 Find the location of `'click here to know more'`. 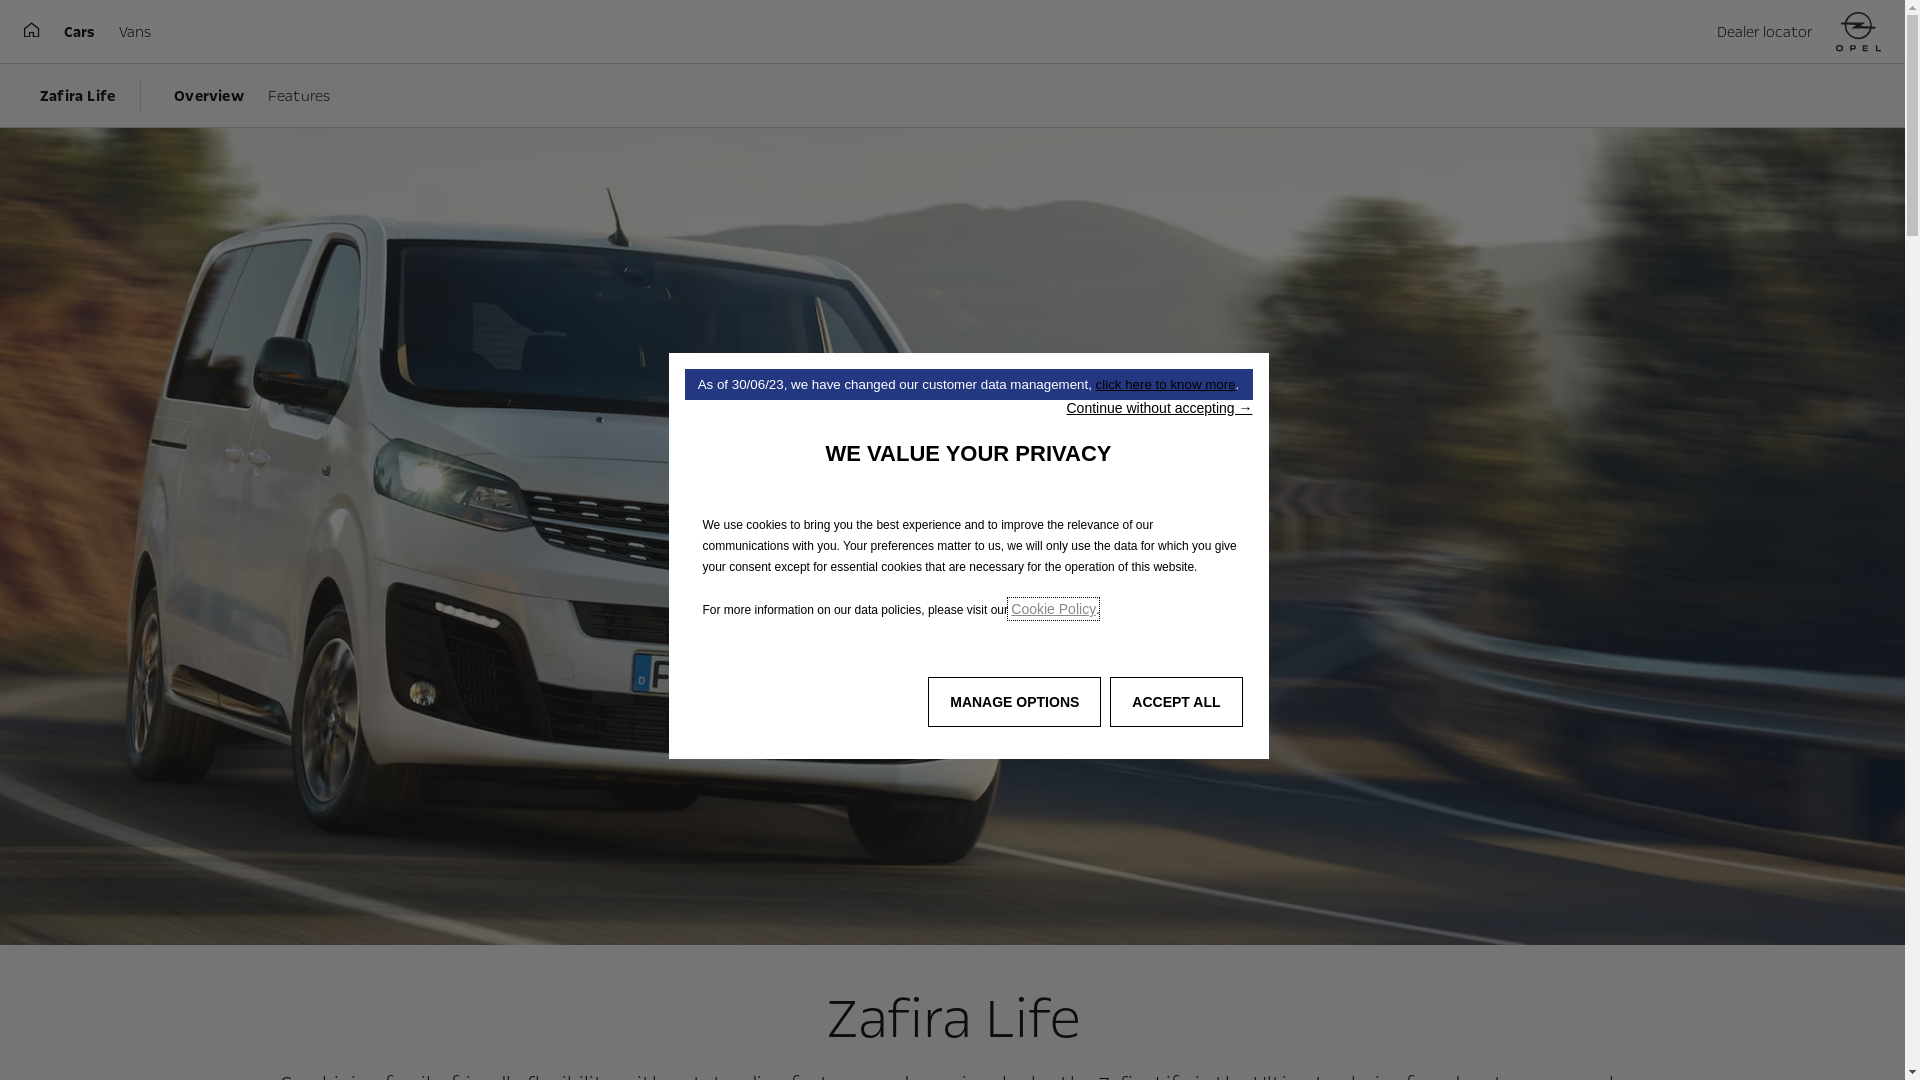

'click here to know more' is located at coordinates (1166, 384).